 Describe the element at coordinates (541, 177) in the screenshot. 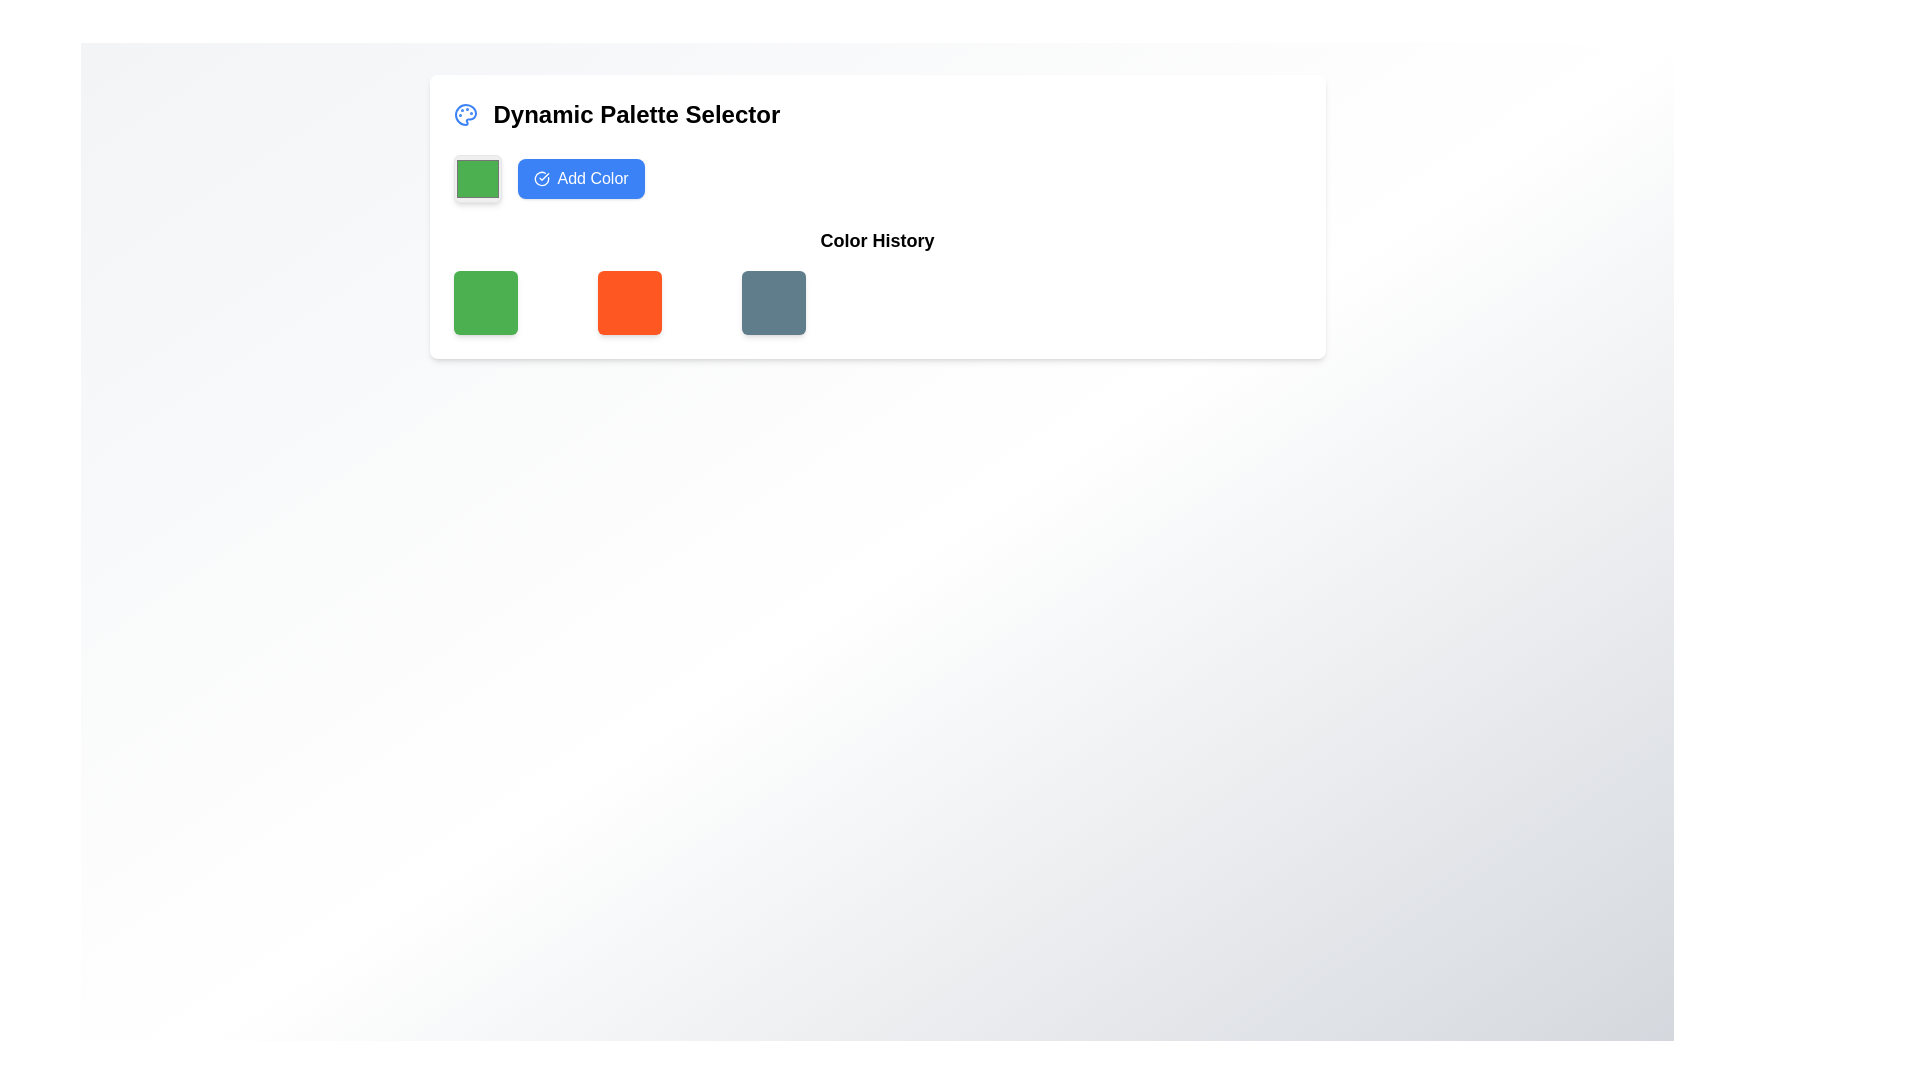

I see `the circular icon with a checkmark inside, located to the left of the 'Add Color' text in the palette selection interface` at that location.